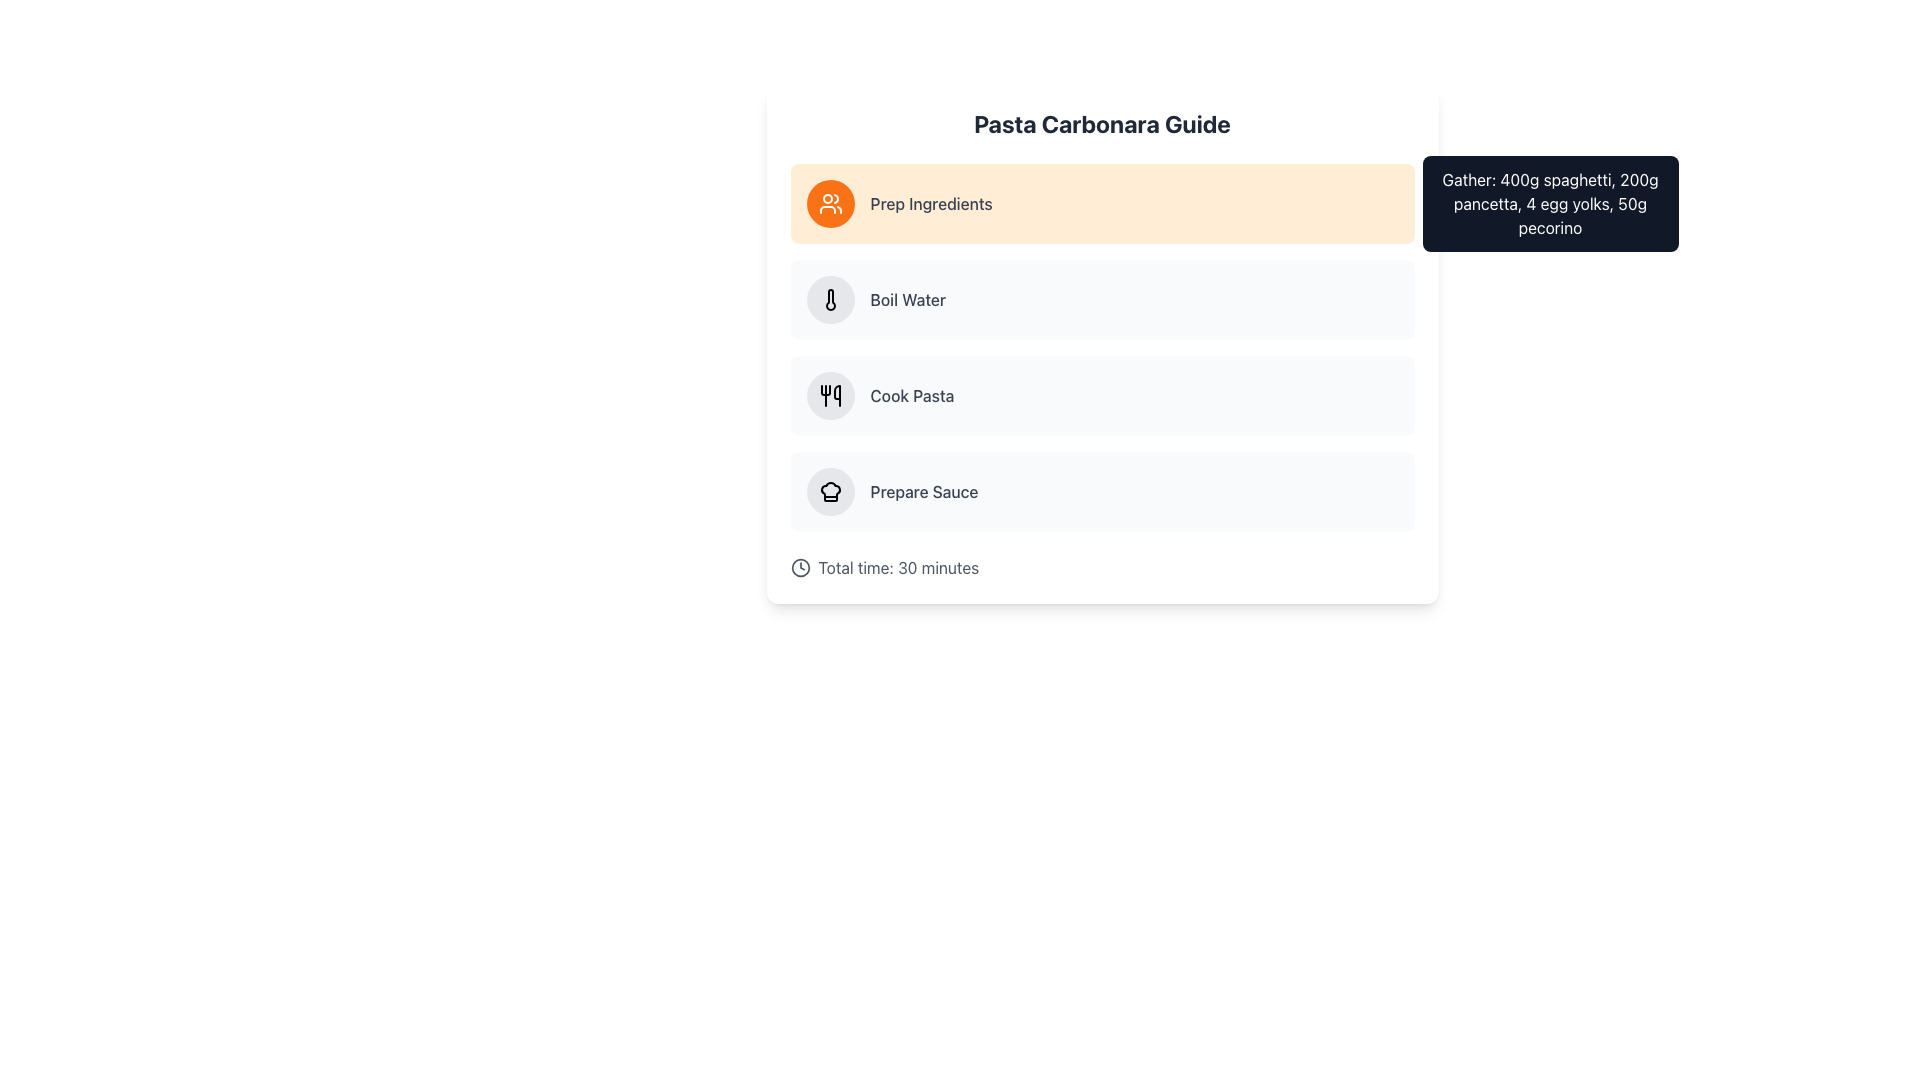 The image size is (1920, 1080). Describe the element at coordinates (1425, 300) in the screenshot. I see `the position of the Pointer arrow located at the left edge of the tooltip box associated with the 'Prep Ingredients' option in the step-by-step guide` at that location.